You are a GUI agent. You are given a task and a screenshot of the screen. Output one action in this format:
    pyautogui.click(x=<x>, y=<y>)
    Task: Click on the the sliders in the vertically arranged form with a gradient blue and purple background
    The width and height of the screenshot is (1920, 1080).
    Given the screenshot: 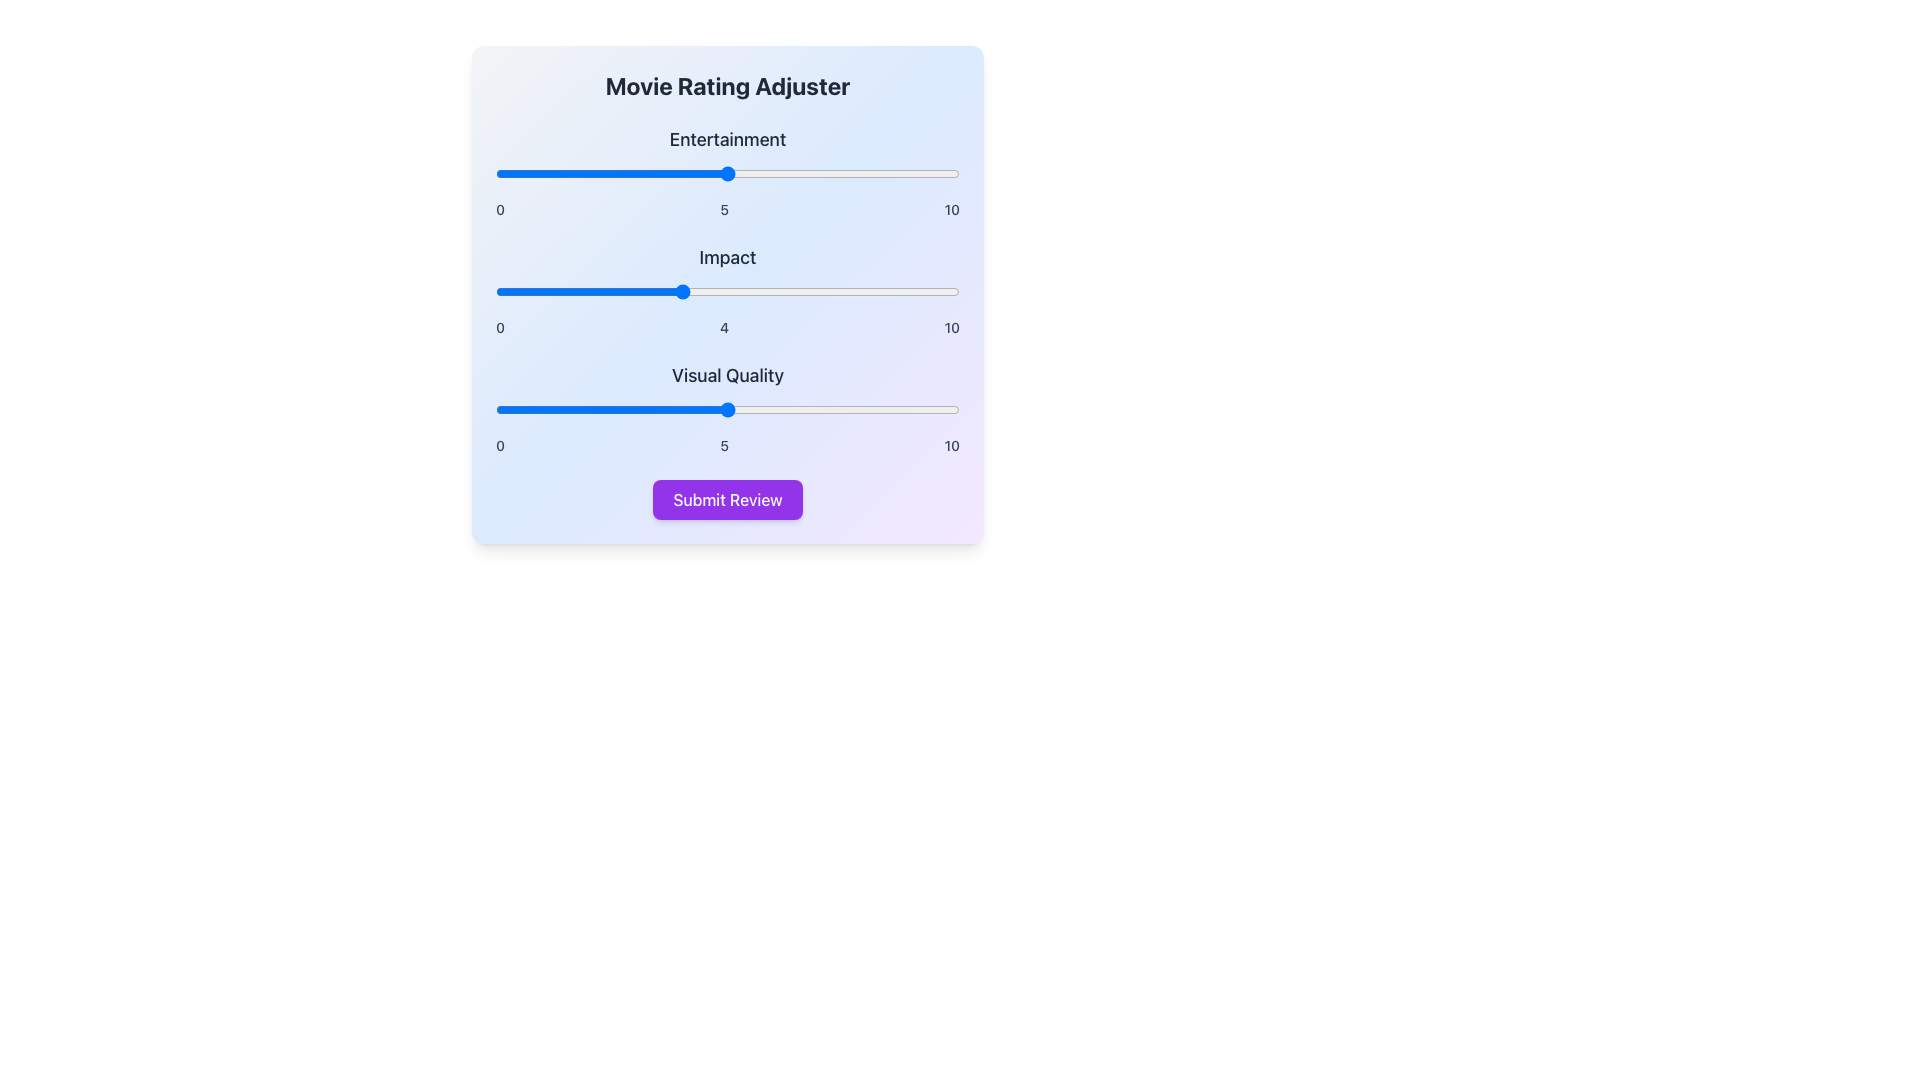 What is the action you would take?
    pyautogui.click(x=727, y=294)
    